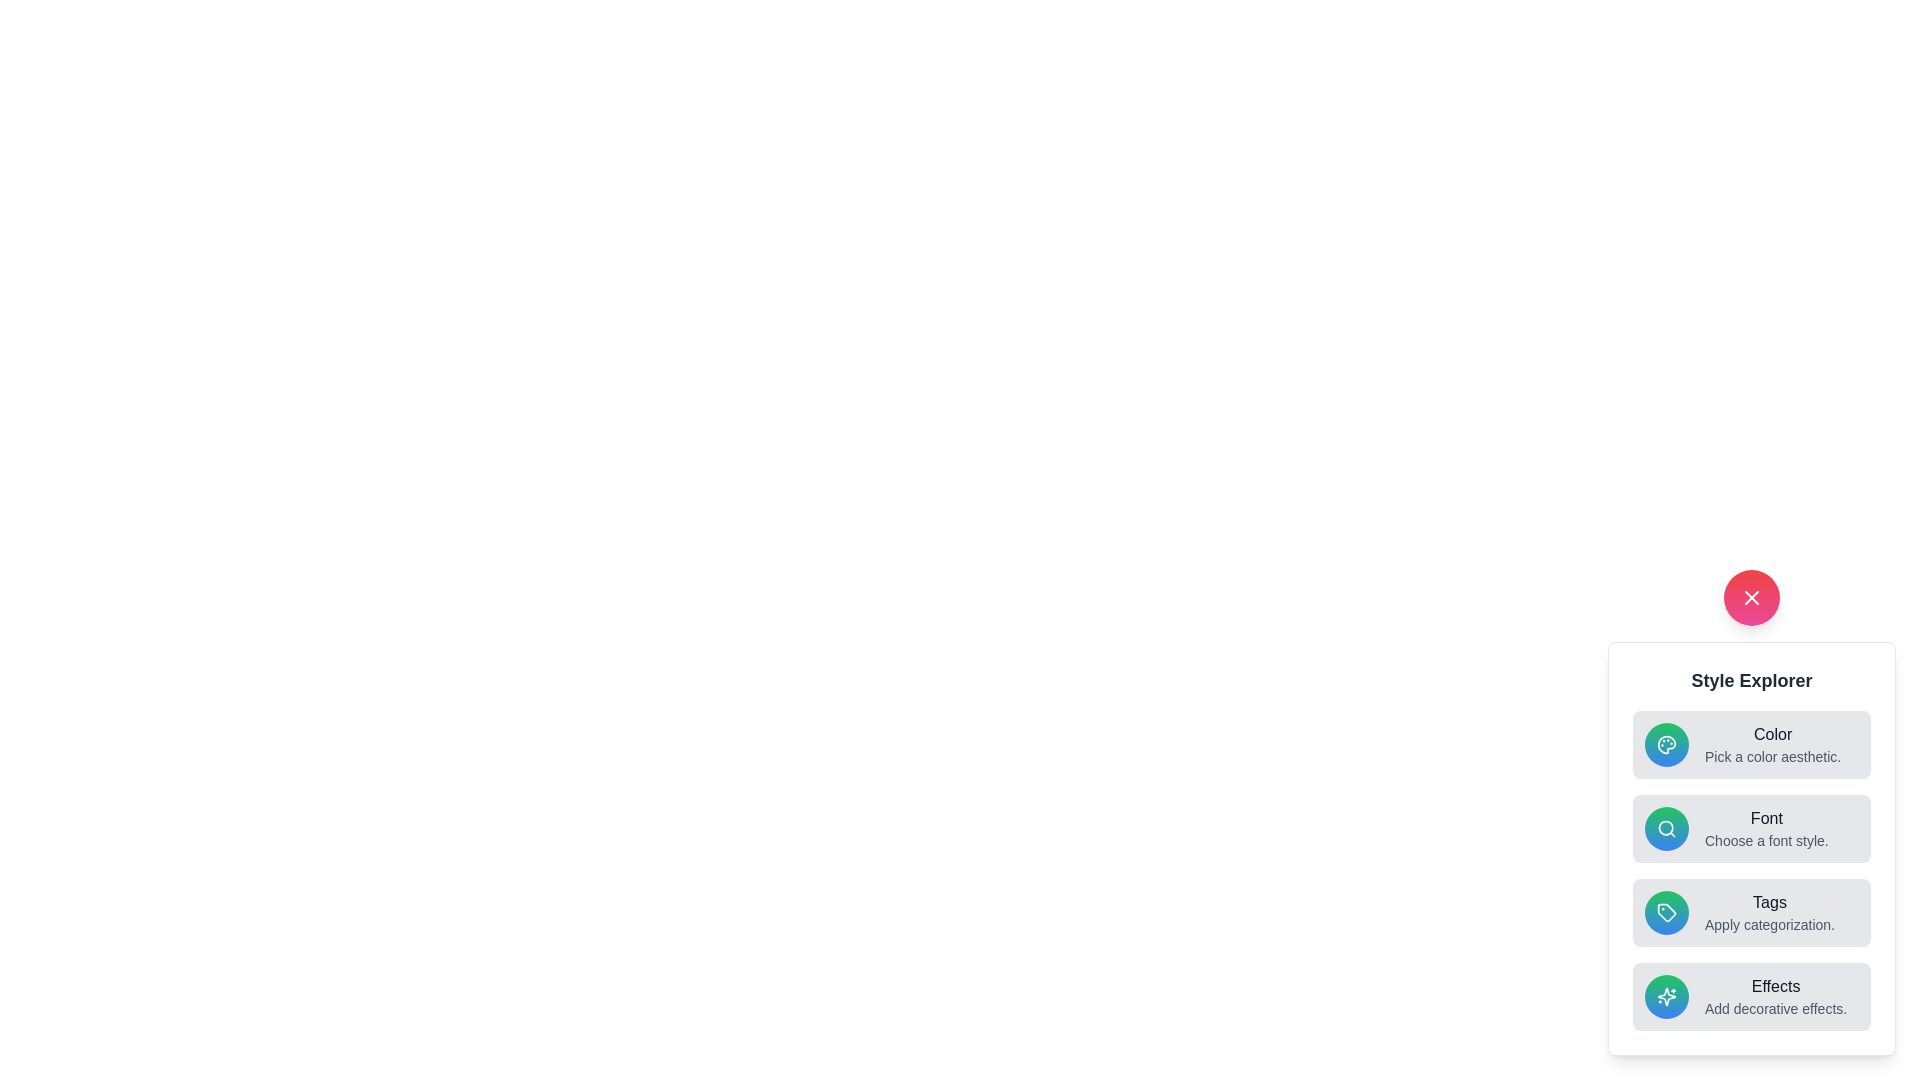 The image size is (1920, 1080). What do you see at coordinates (1751, 680) in the screenshot?
I see `the 'Style Explorer' header` at bounding box center [1751, 680].